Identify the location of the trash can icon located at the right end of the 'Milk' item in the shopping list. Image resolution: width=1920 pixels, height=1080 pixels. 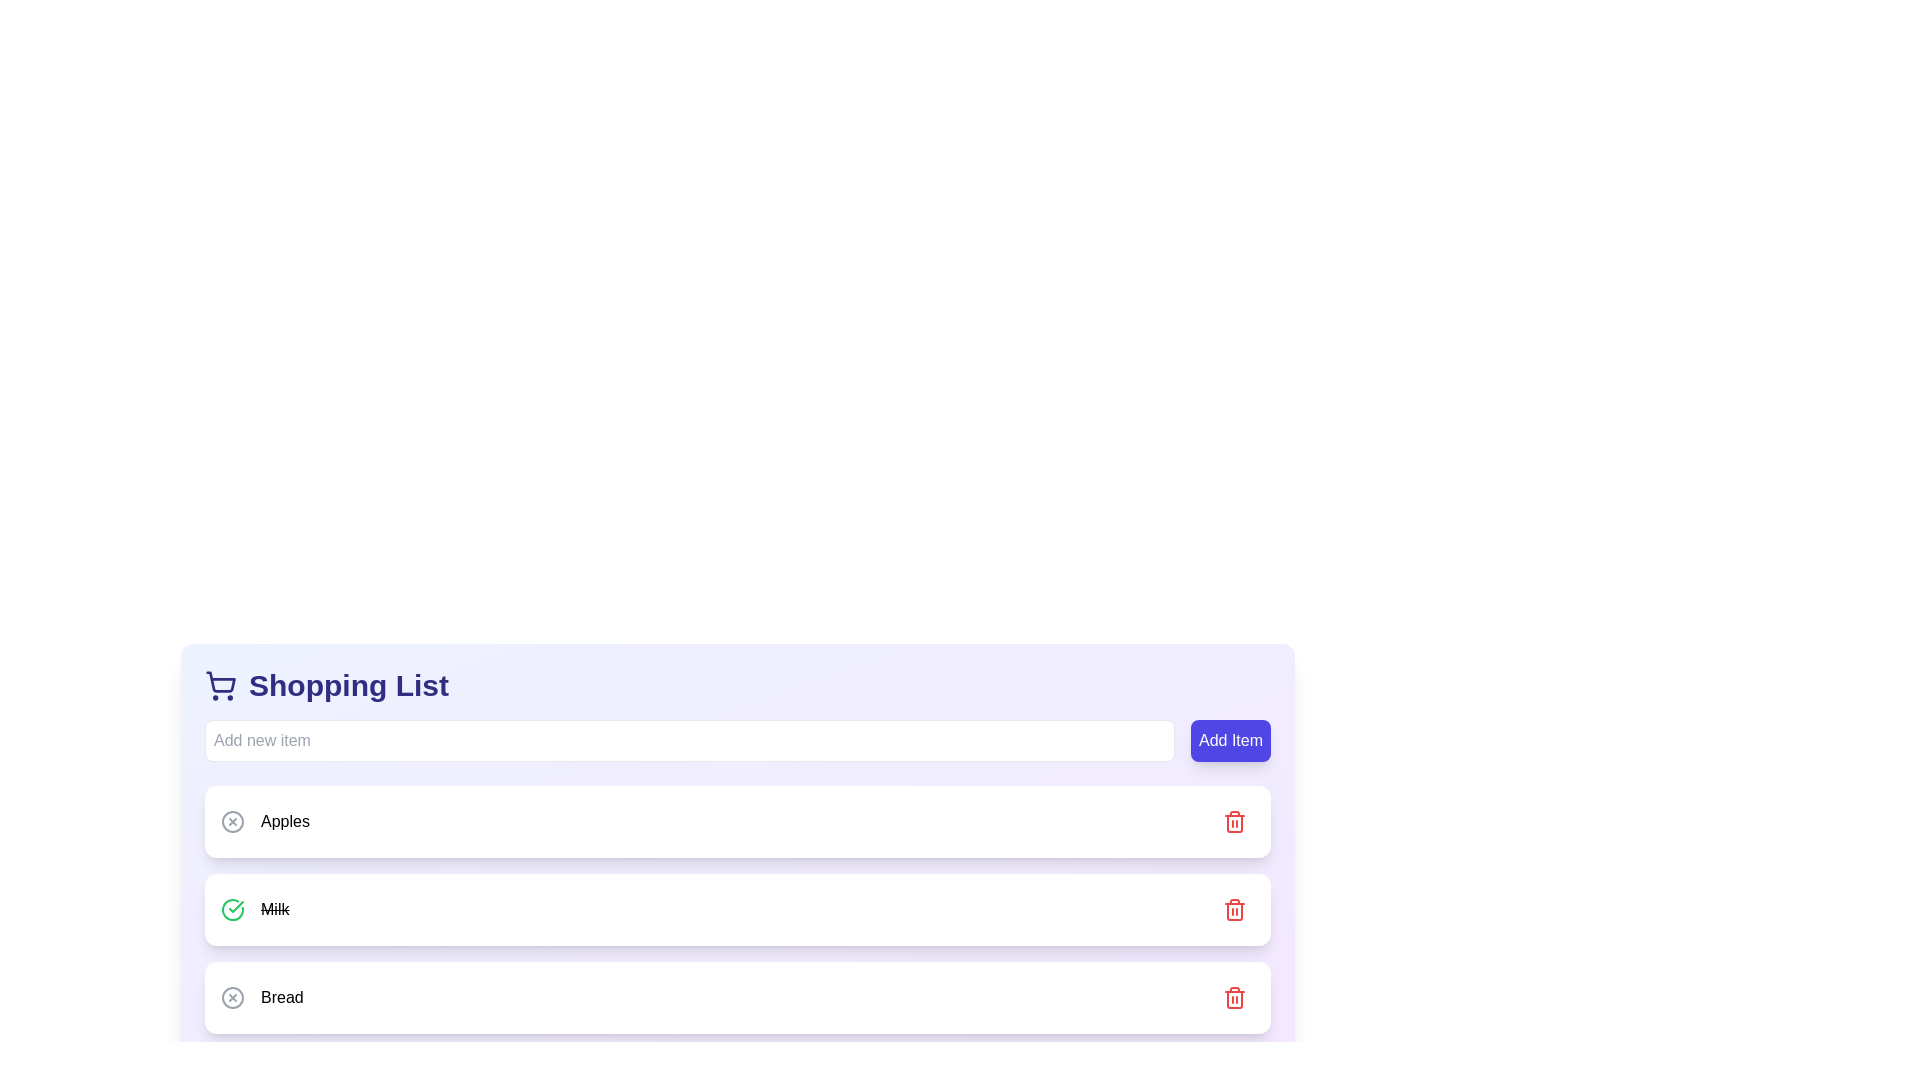
(1233, 910).